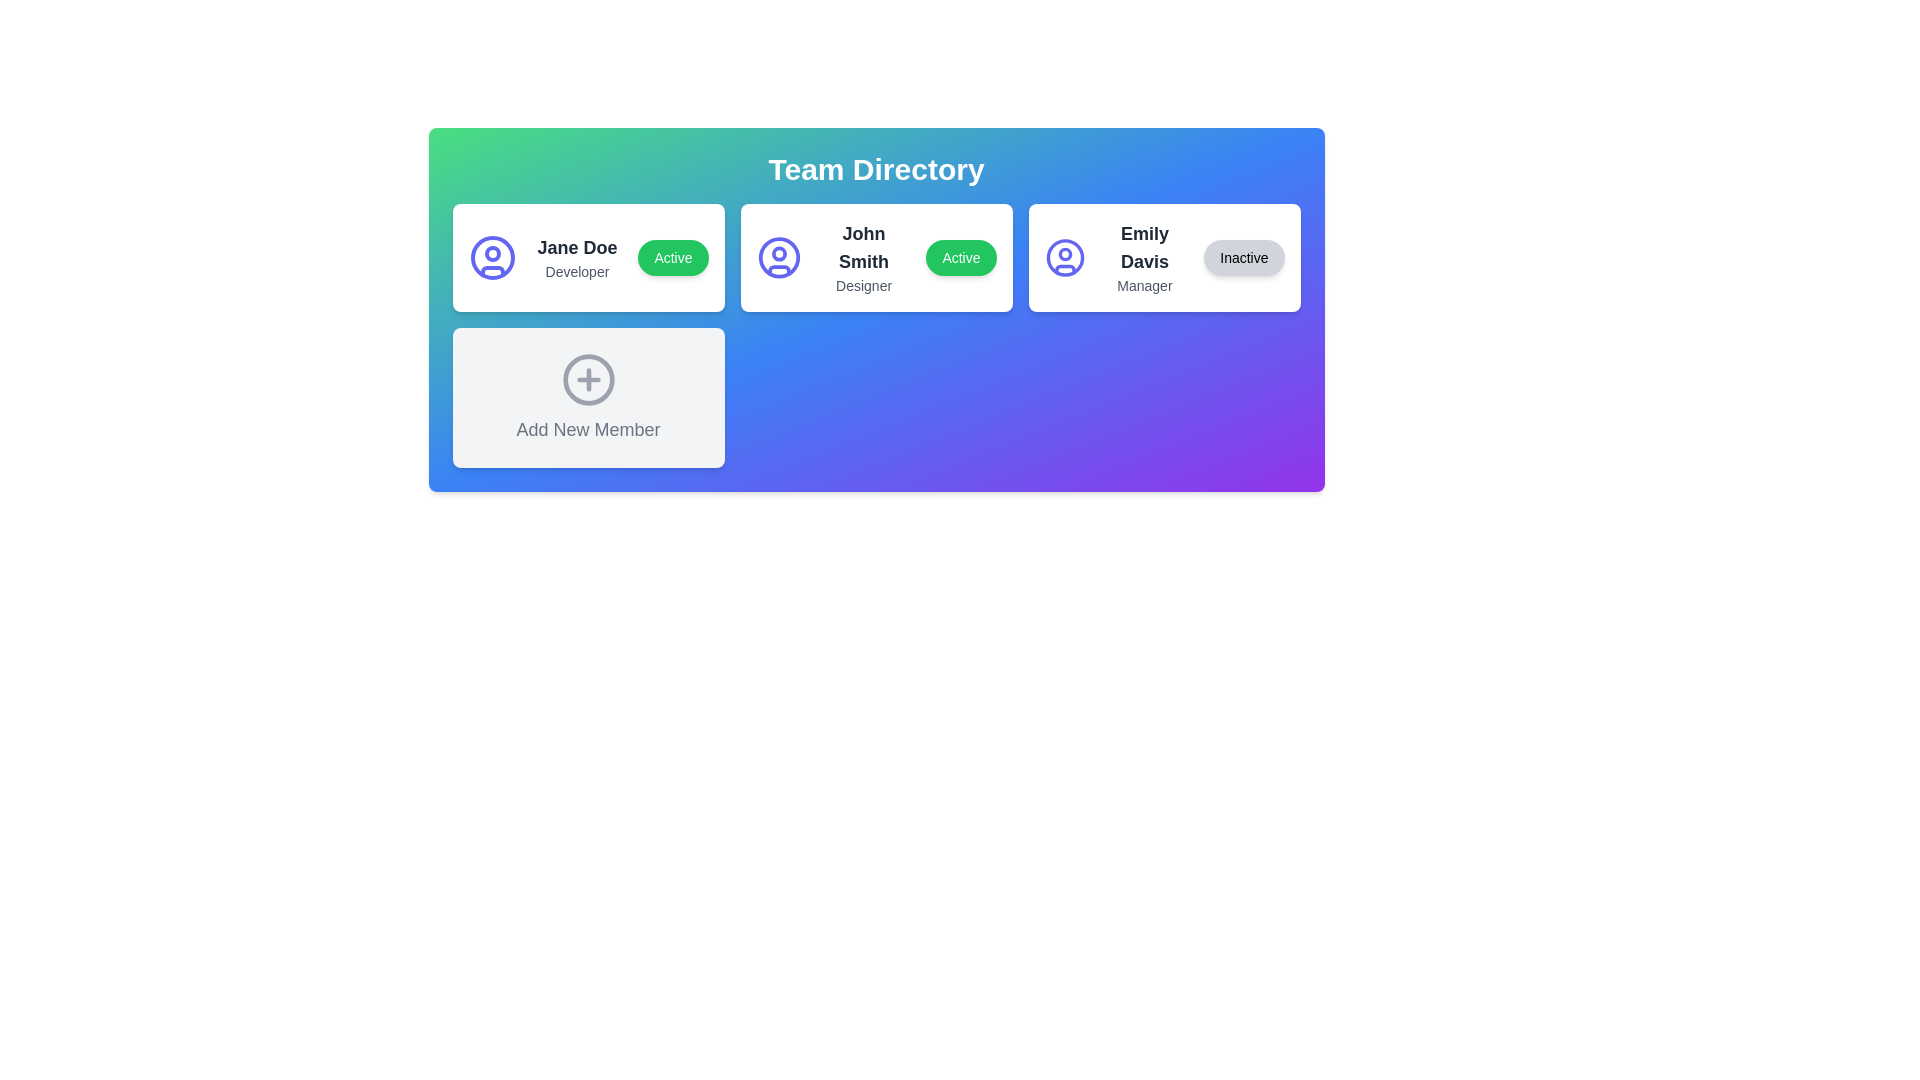 This screenshot has width=1920, height=1080. I want to click on the Header Text that serves as a title for the team members' directory, which is positioned at the top of a colorful gradient background area and is horizontally centered above the members' cards grid, so click(876, 168).